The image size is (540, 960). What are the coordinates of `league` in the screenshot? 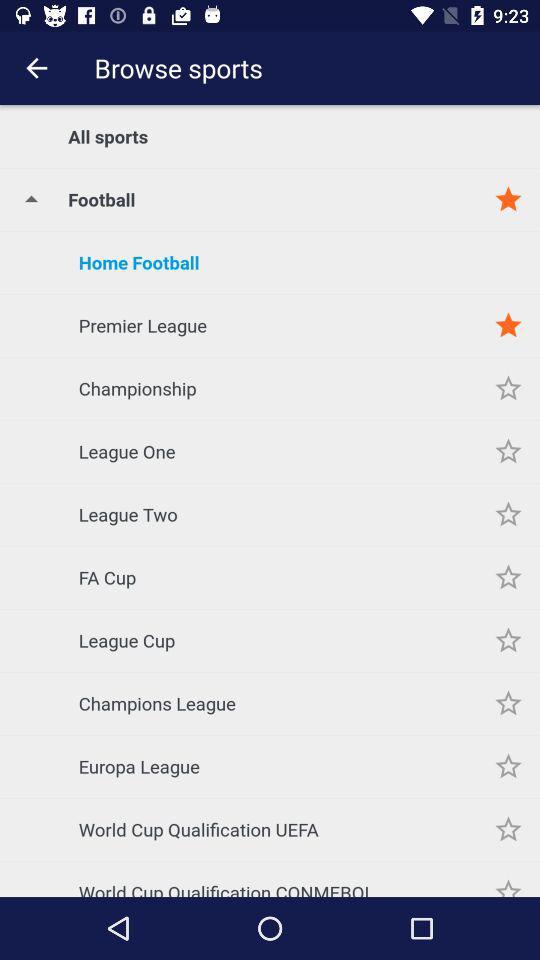 It's located at (508, 639).